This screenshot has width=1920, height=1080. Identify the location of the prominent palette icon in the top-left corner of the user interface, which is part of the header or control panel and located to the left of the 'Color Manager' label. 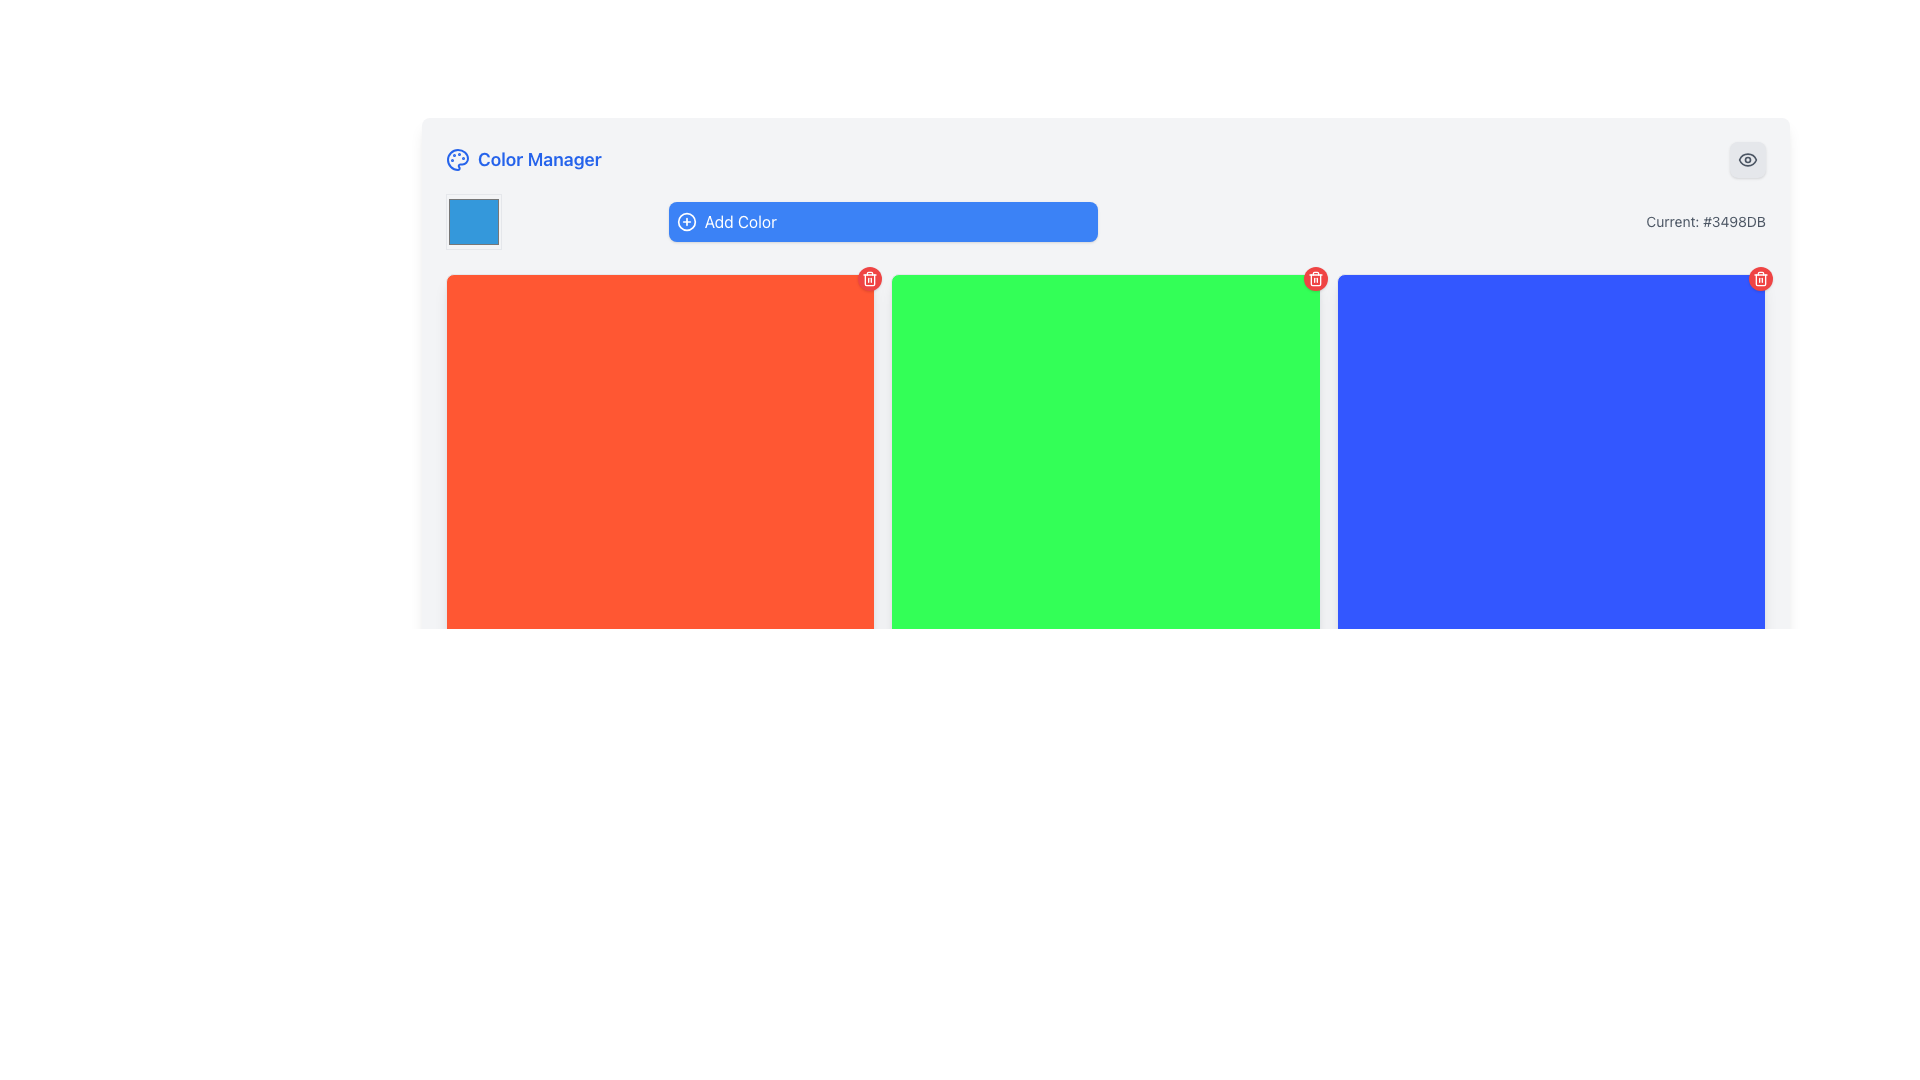
(456, 158).